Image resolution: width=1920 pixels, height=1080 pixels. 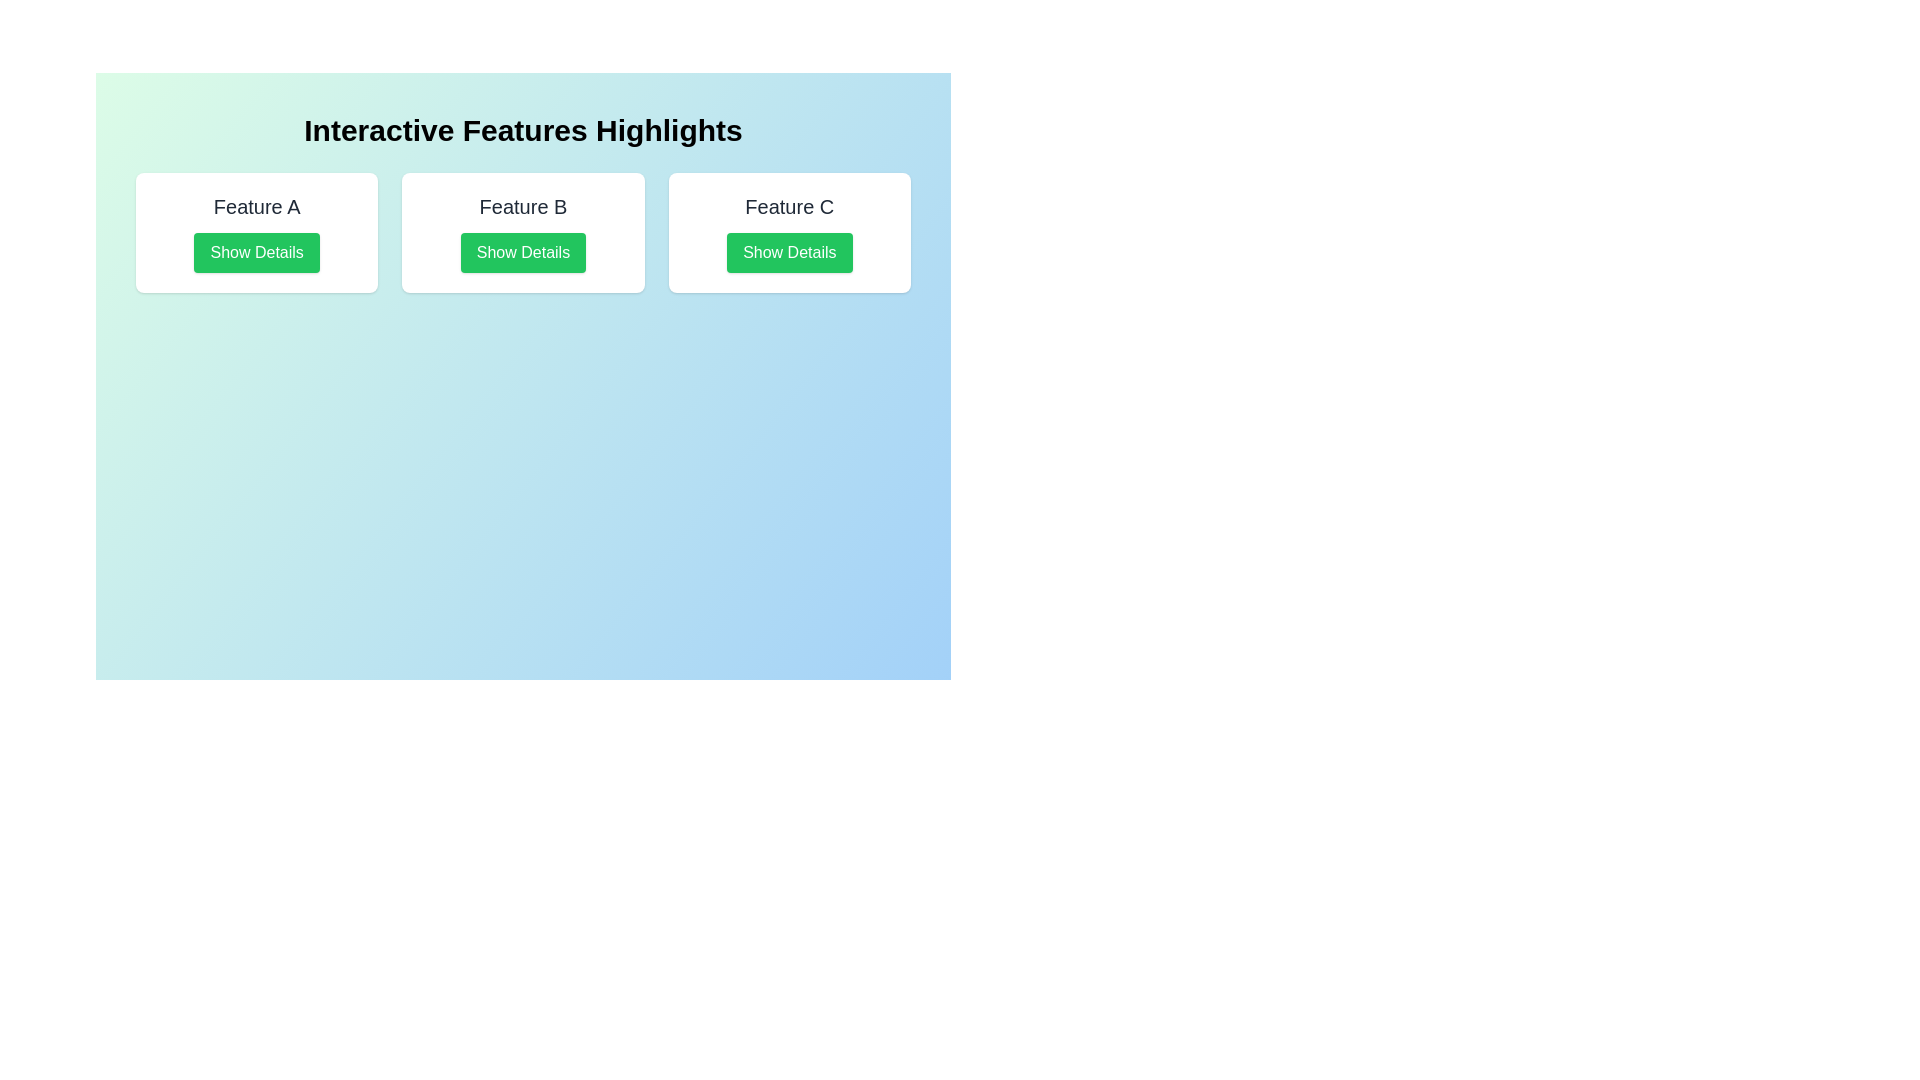 I want to click on the static text label that displays 'Feature B' which is prominently styled and located above the 'Show Details' button in the middle feature block of a three-column layout, so click(x=523, y=207).